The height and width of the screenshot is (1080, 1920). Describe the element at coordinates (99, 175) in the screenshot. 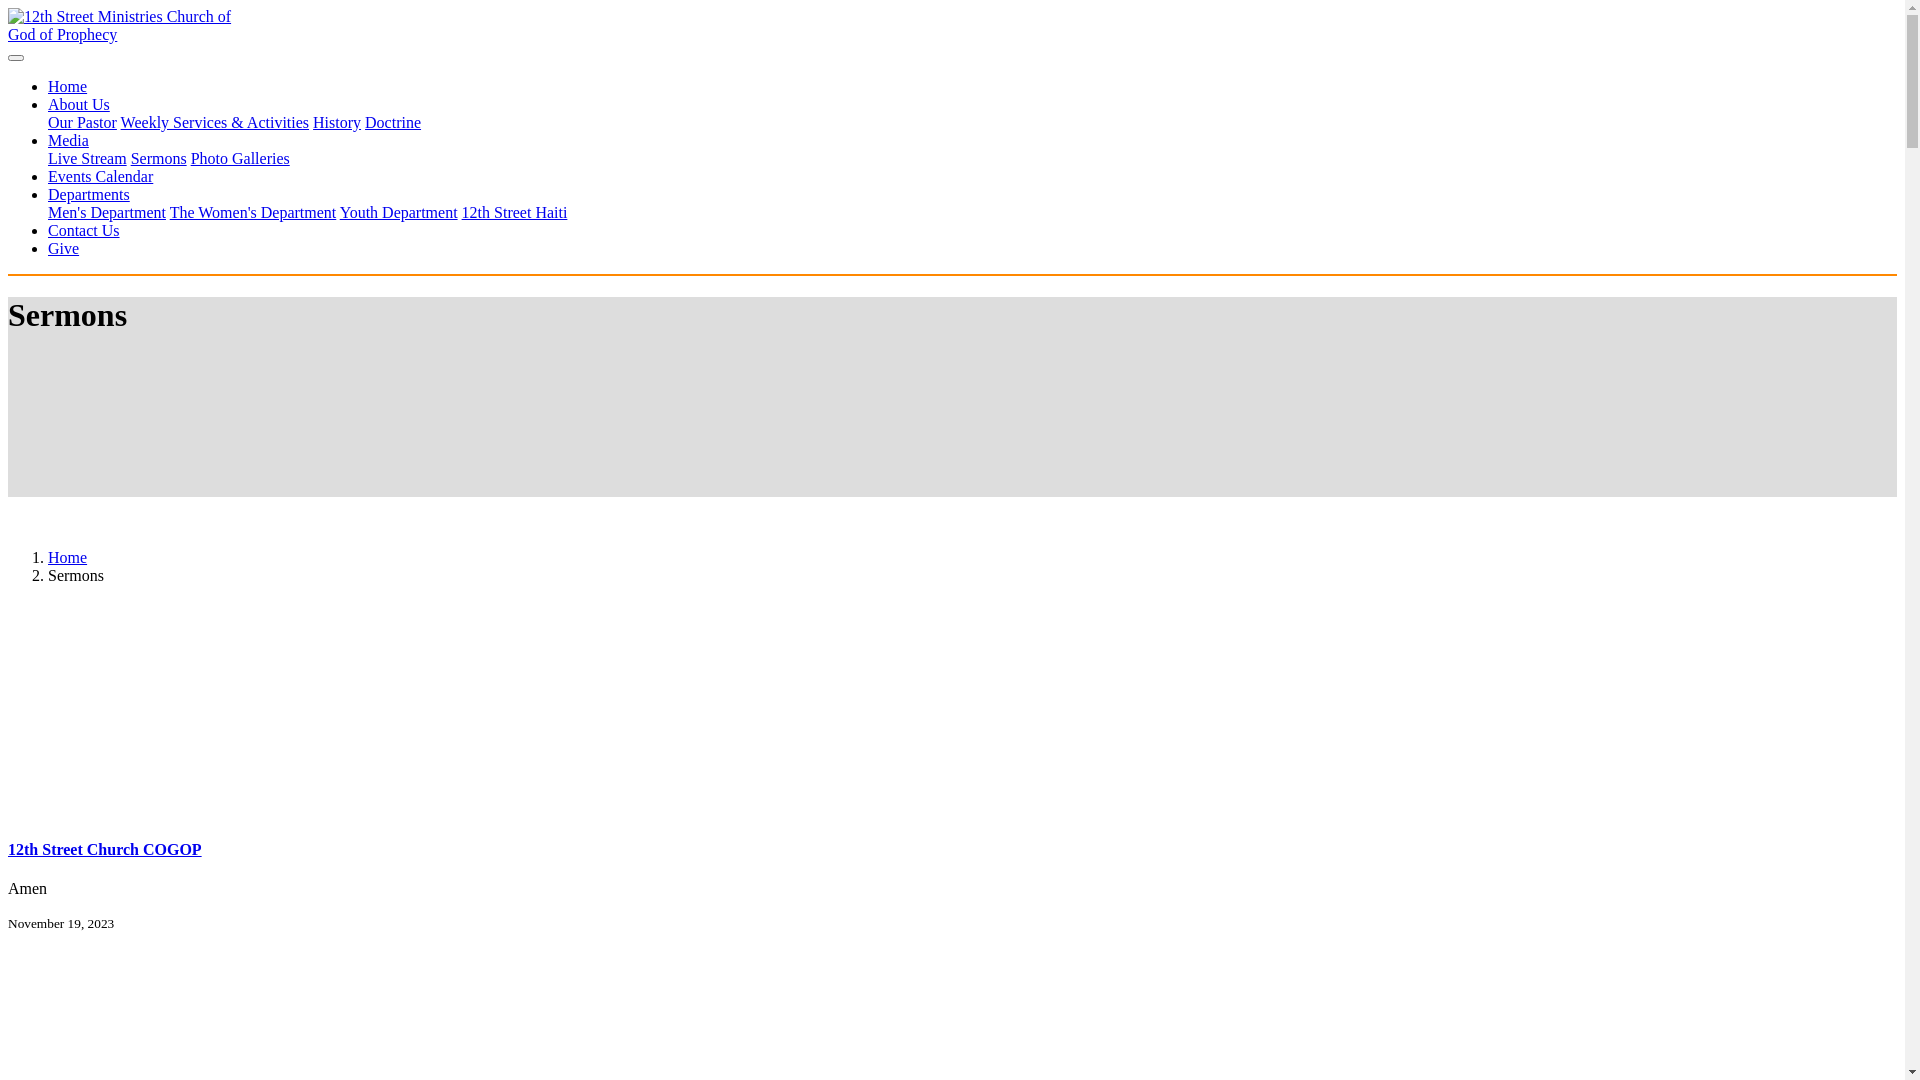

I see `'Events Calendar'` at that location.